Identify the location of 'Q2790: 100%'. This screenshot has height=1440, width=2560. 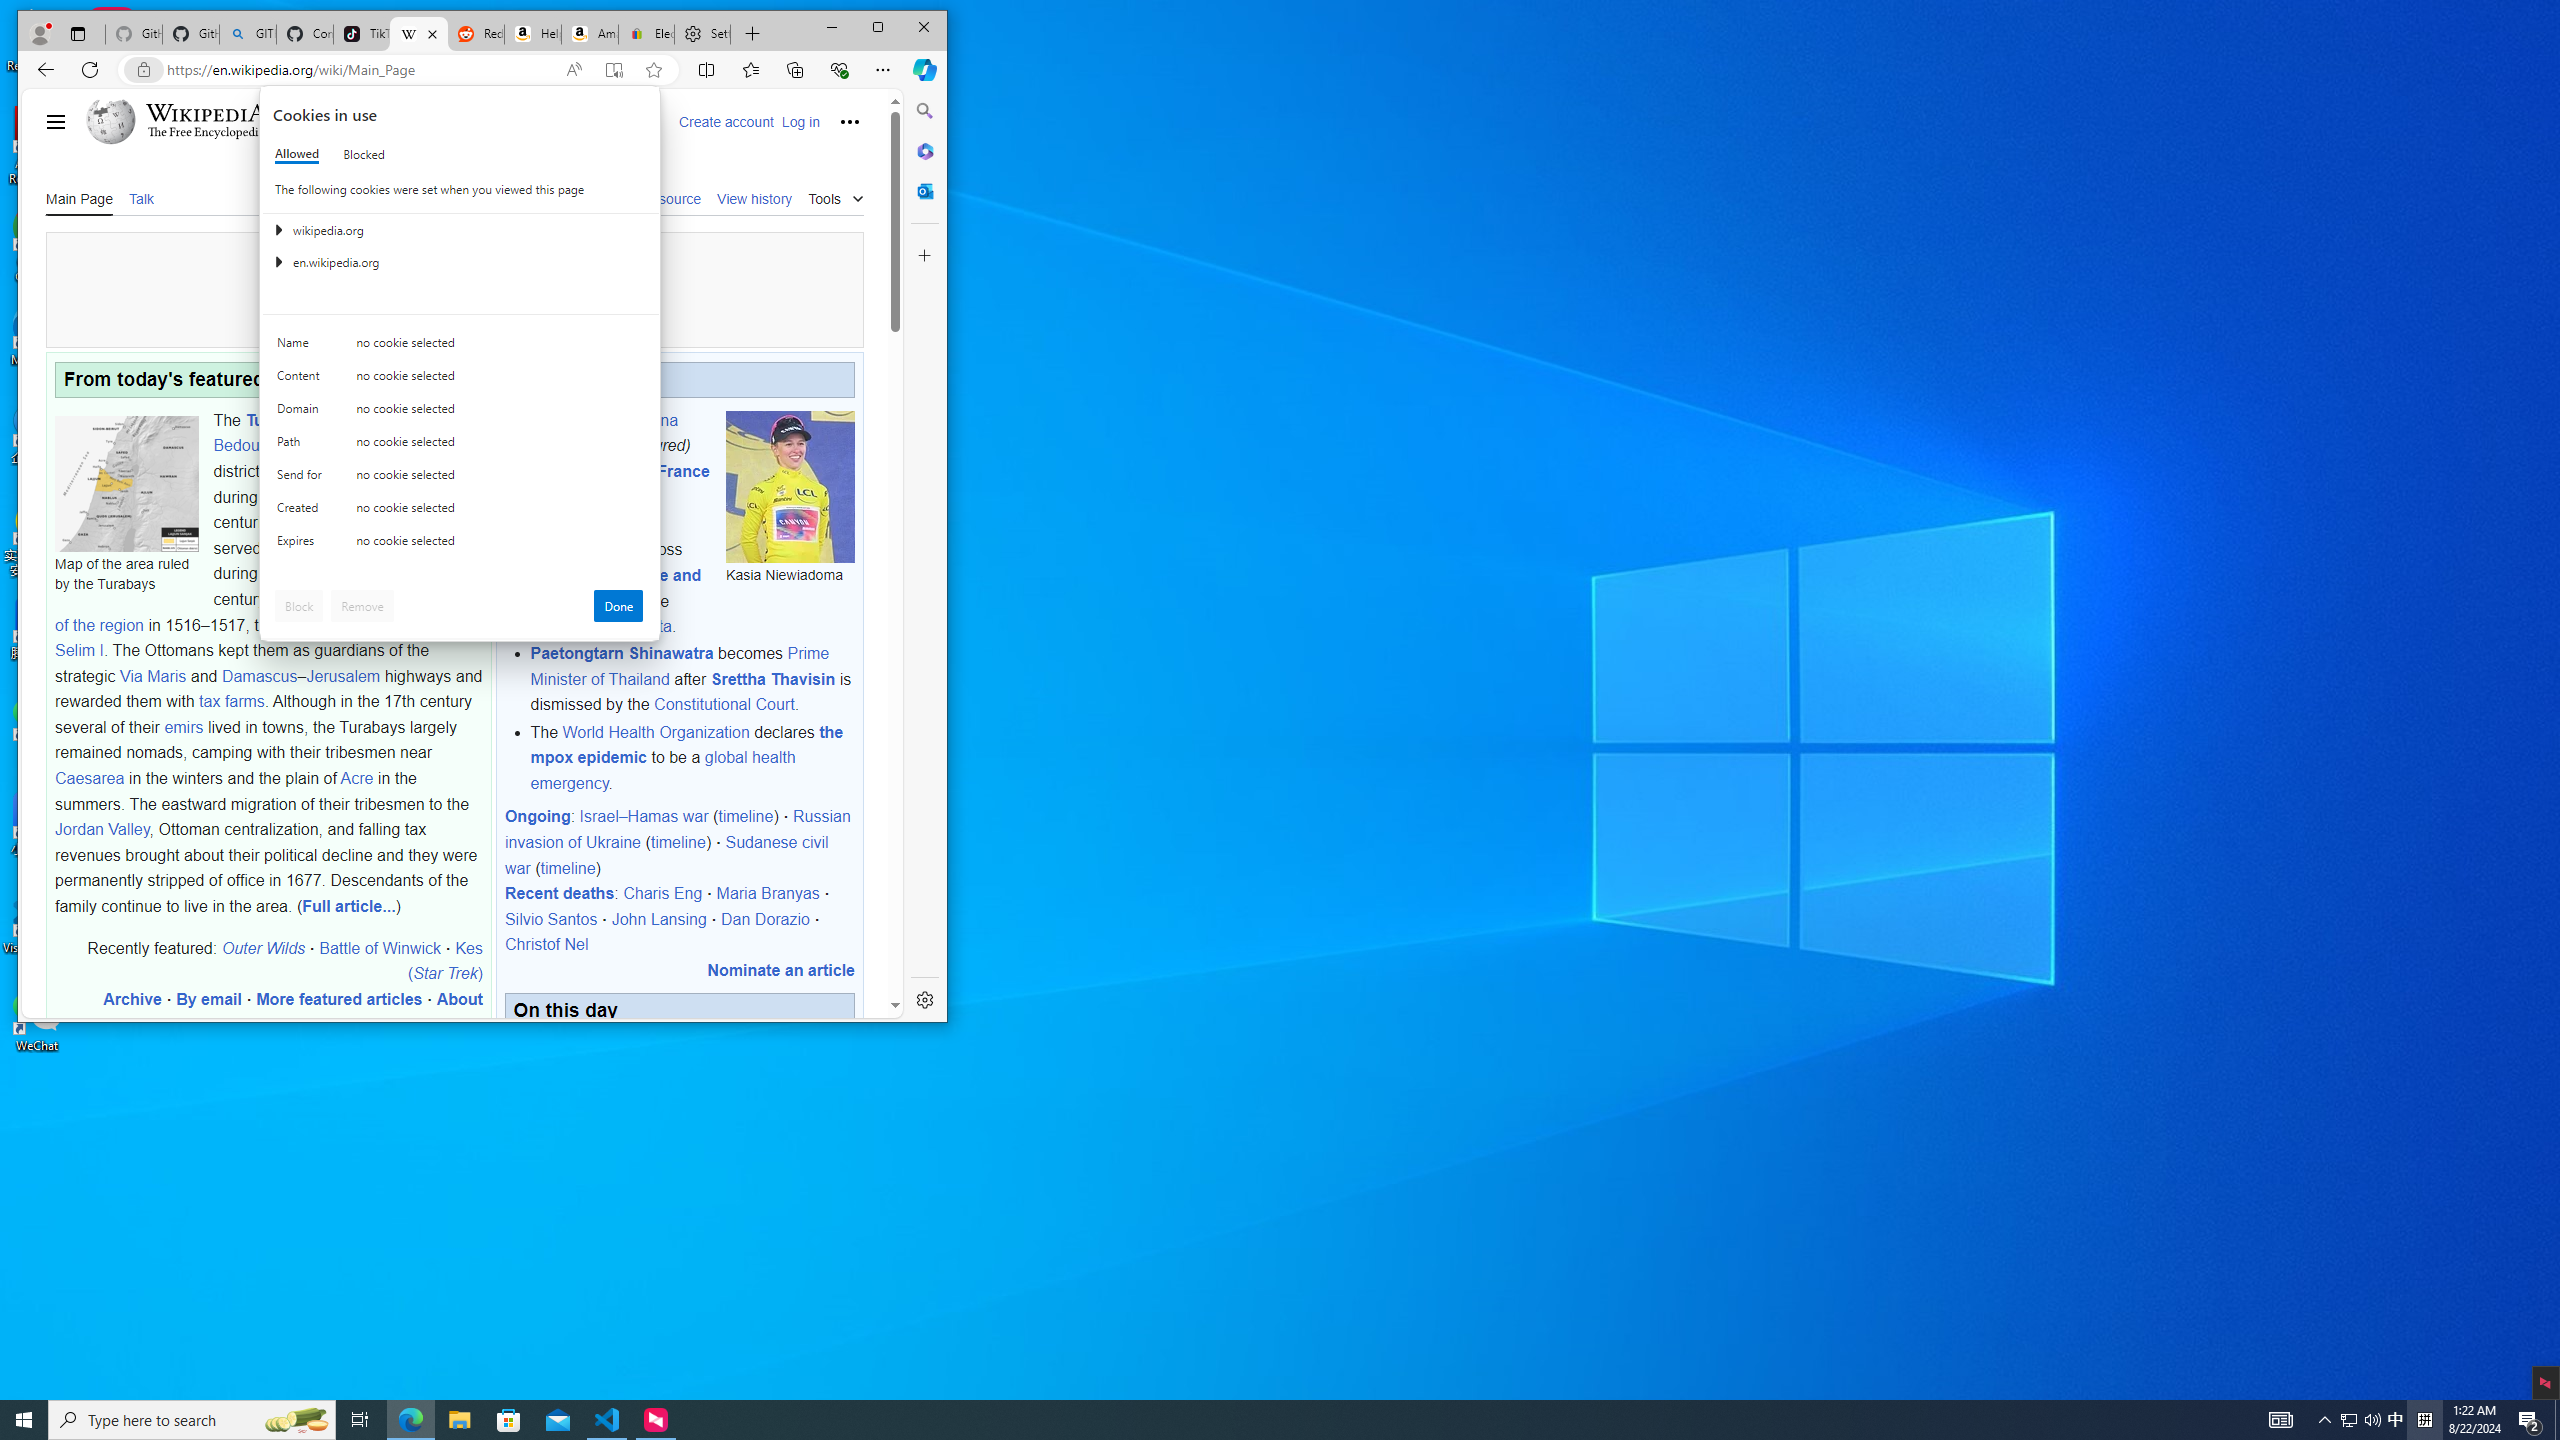
(2372, 1418).